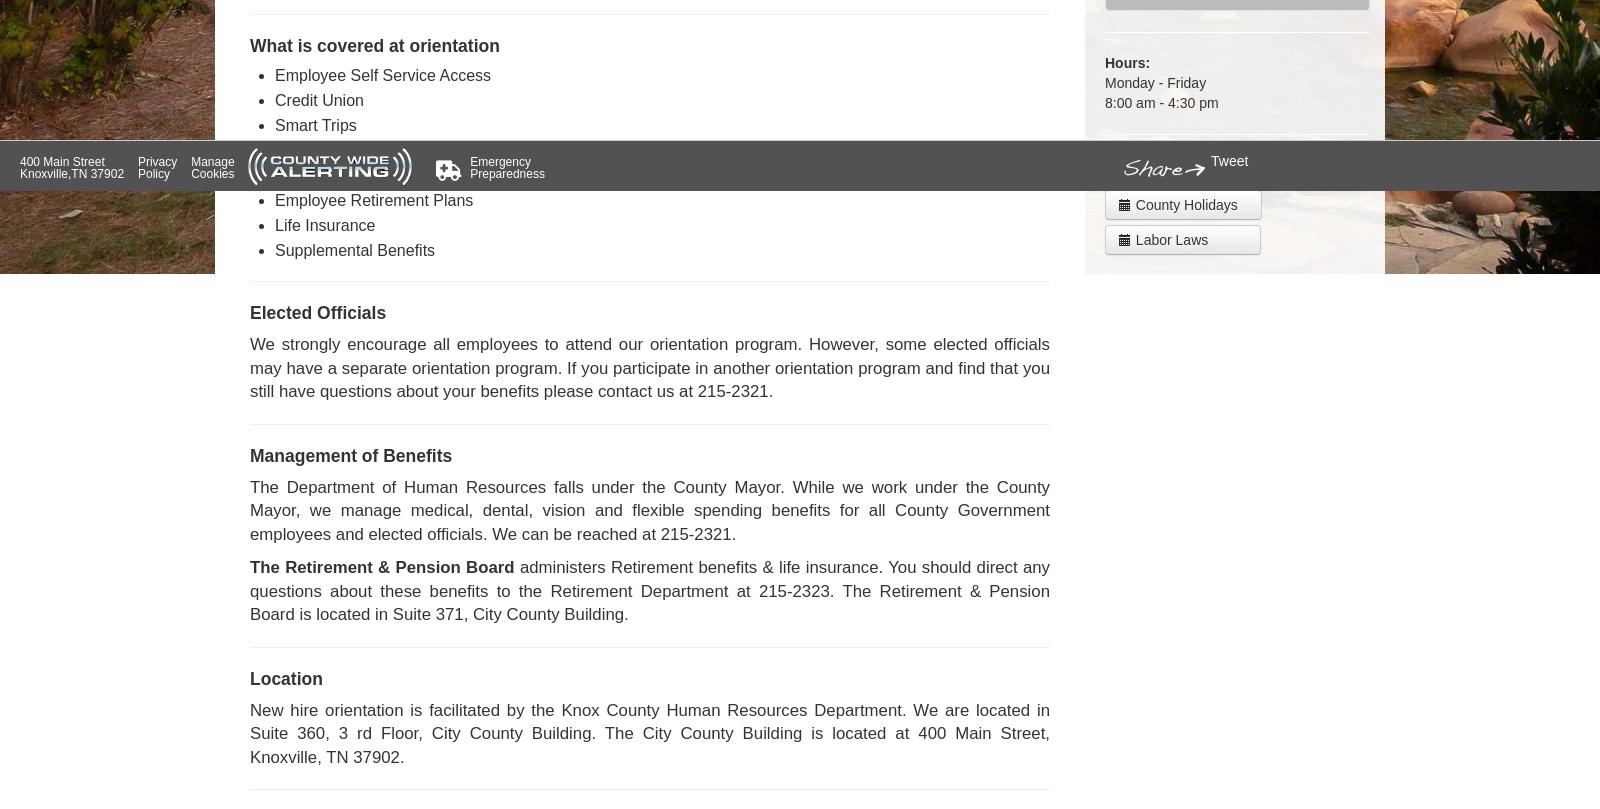 The image size is (1600, 809). I want to click on 'We strongly encourage all employees to attend our orientation program. However, some elected officials may have a separate orientation program. If you participate in another orientation program and find that you still have questions about your benefits please contact us at 215-2321.', so click(649, 368).